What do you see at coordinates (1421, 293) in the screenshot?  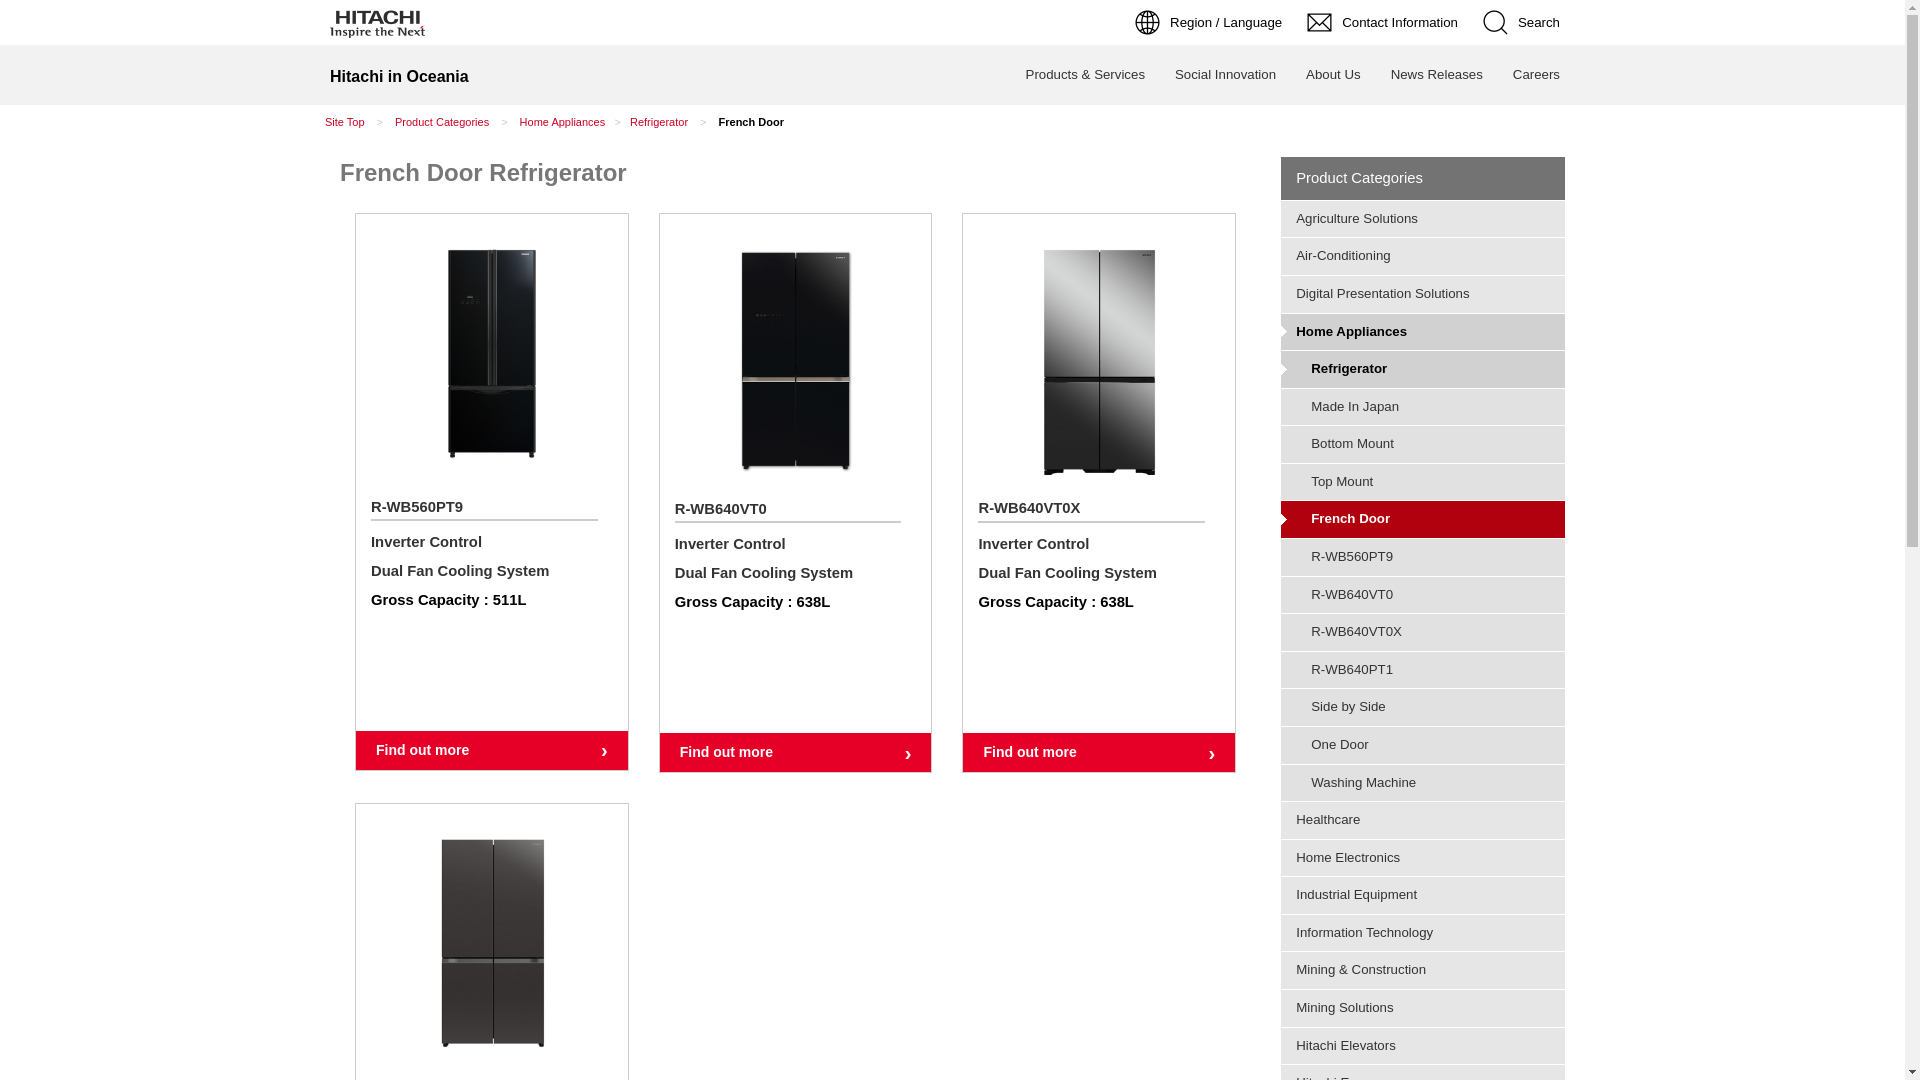 I see `'Digital Presentation Solutions'` at bounding box center [1421, 293].